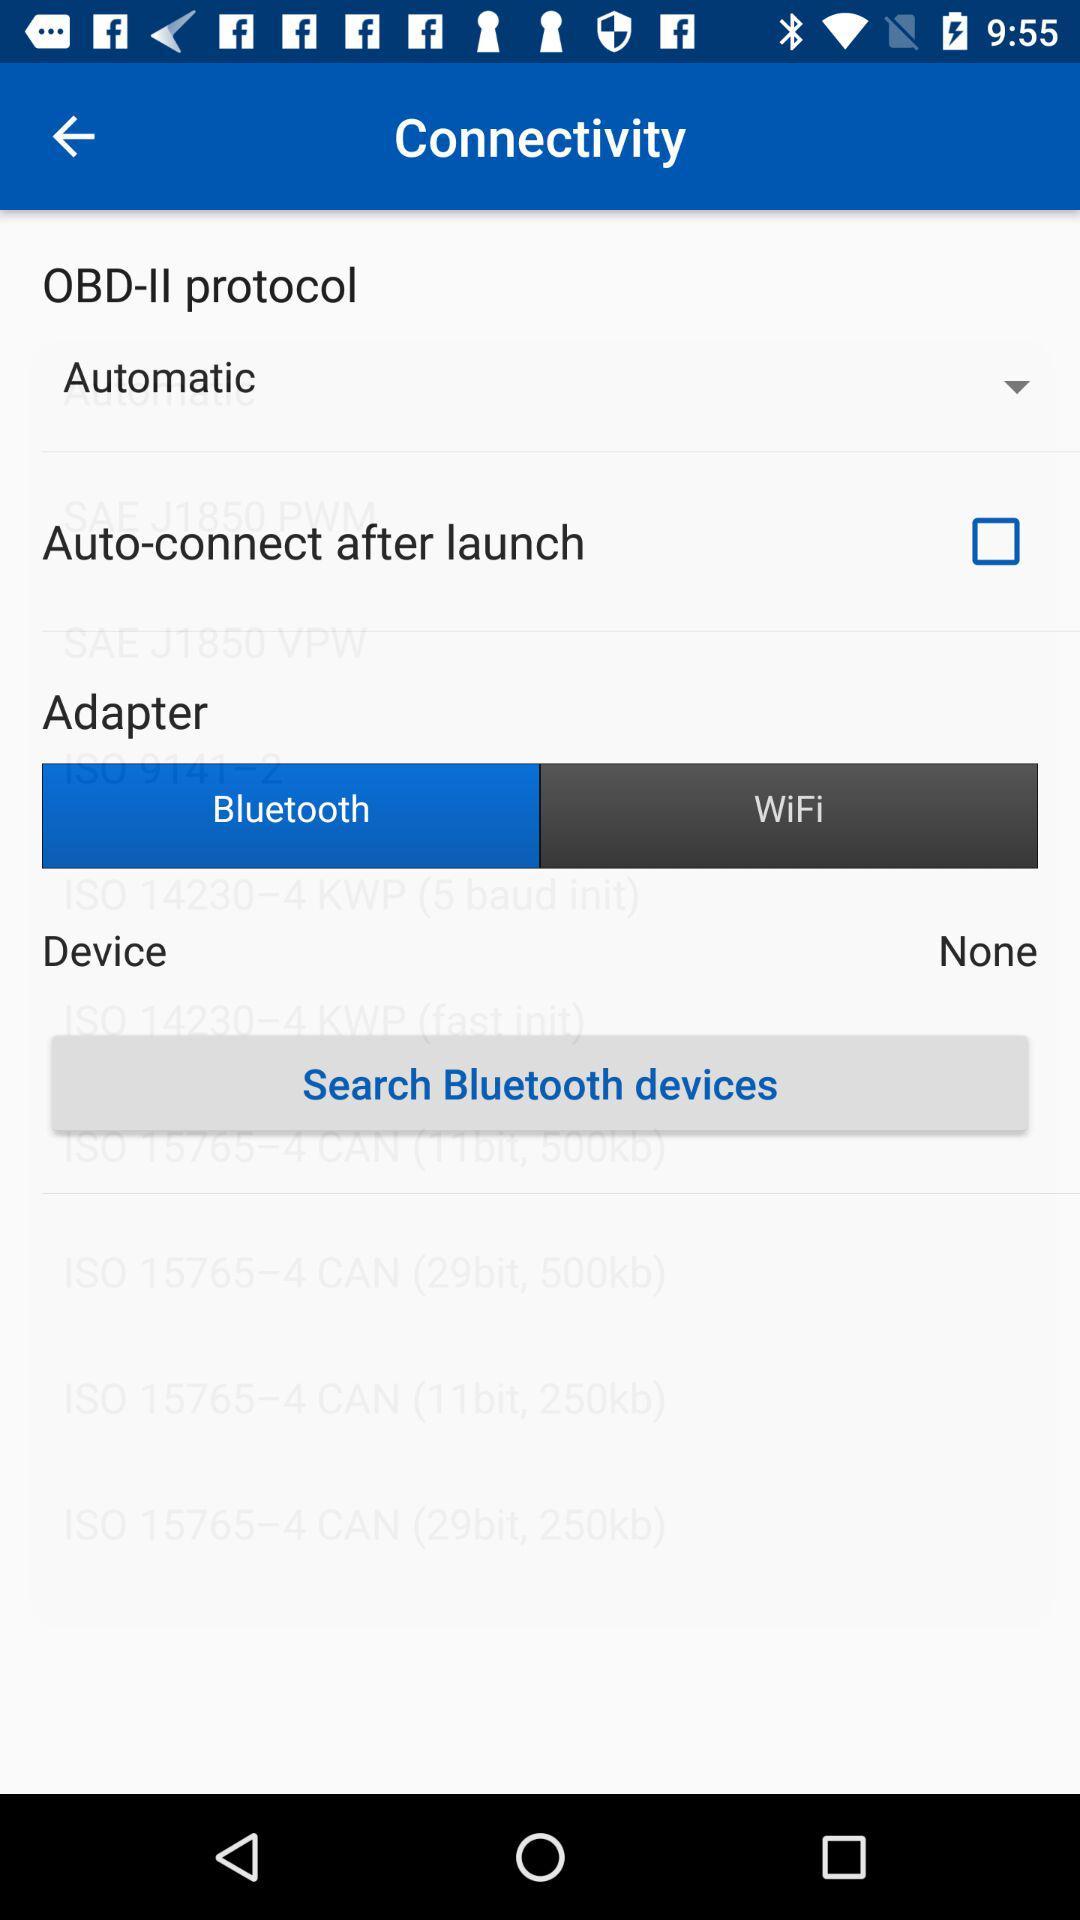 The image size is (1080, 1920). What do you see at coordinates (72, 135) in the screenshot?
I see `icon above obd-ii protocol` at bounding box center [72, 135].